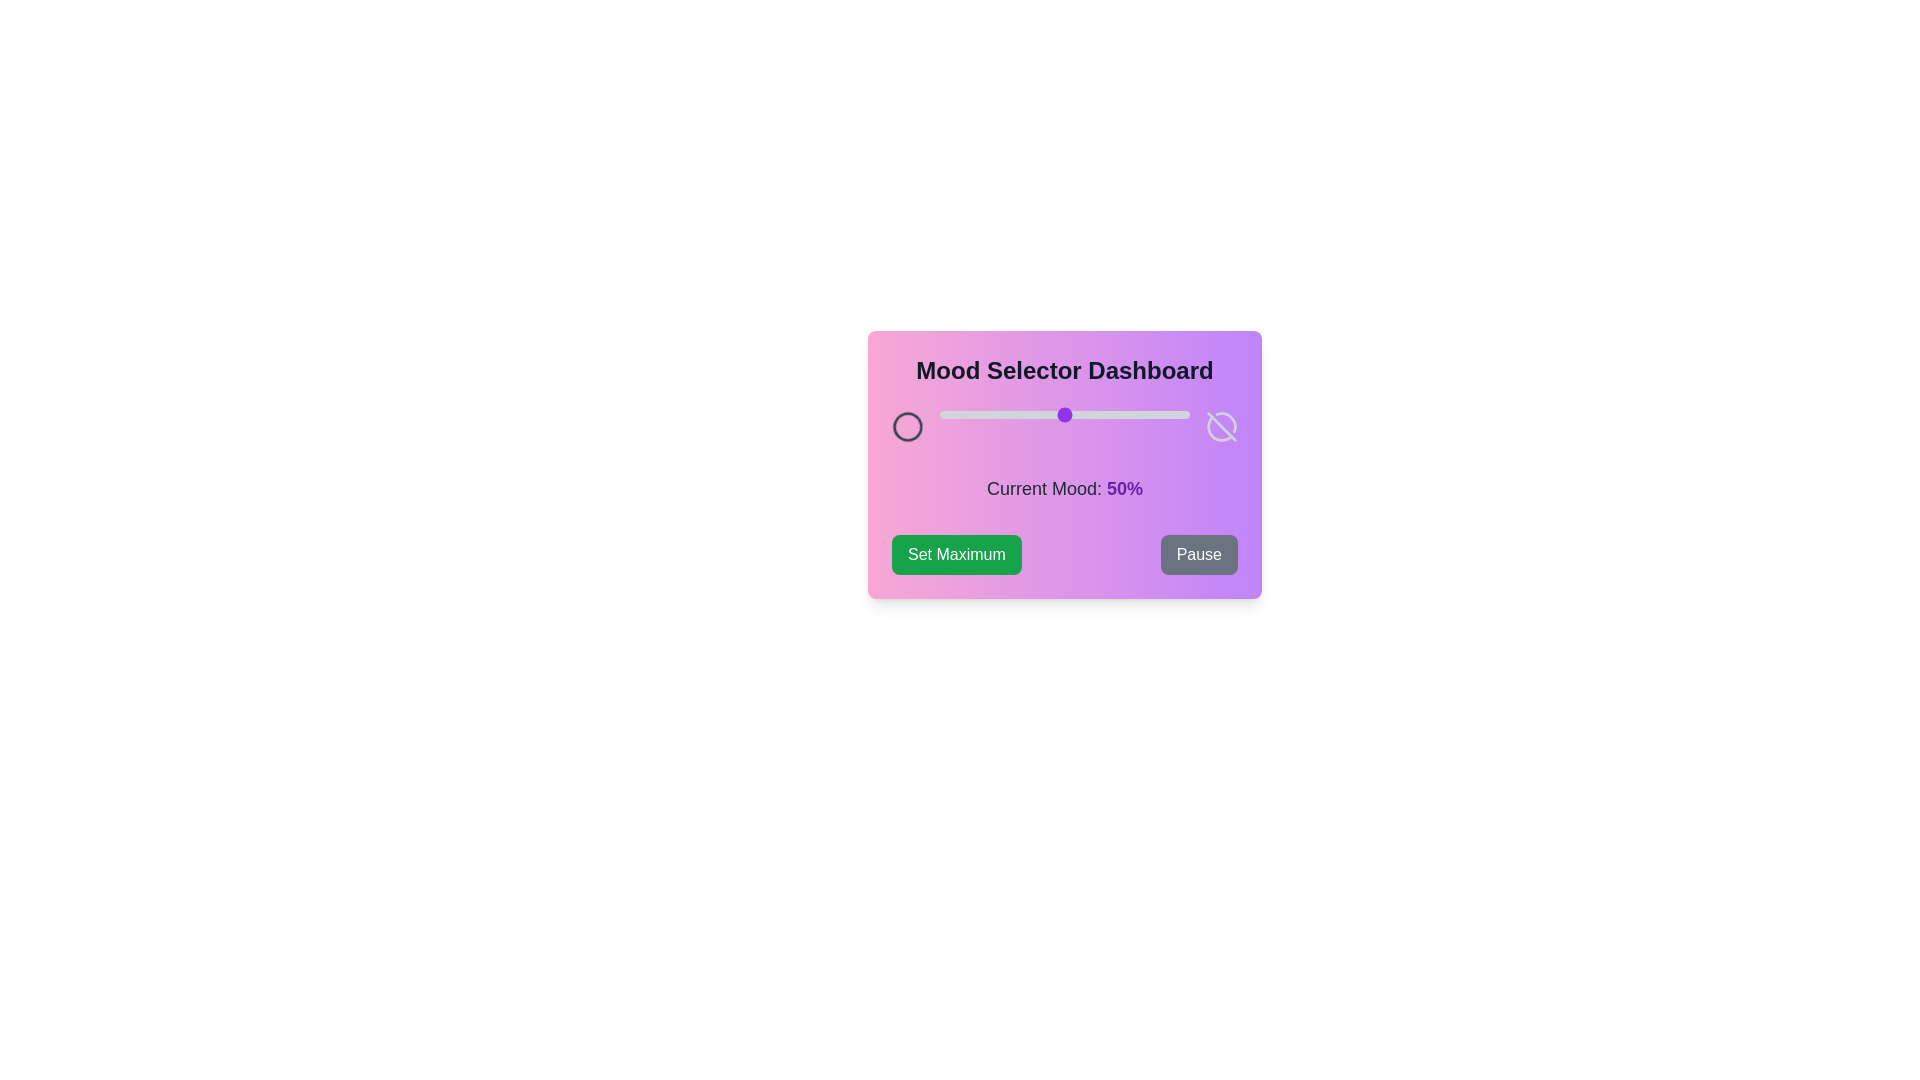 The width and height of the screenshot is (1920, 1080). I want to click on the background area outside the MoodSelectorDashboard component to focus or defocus it, so click(99, 100).